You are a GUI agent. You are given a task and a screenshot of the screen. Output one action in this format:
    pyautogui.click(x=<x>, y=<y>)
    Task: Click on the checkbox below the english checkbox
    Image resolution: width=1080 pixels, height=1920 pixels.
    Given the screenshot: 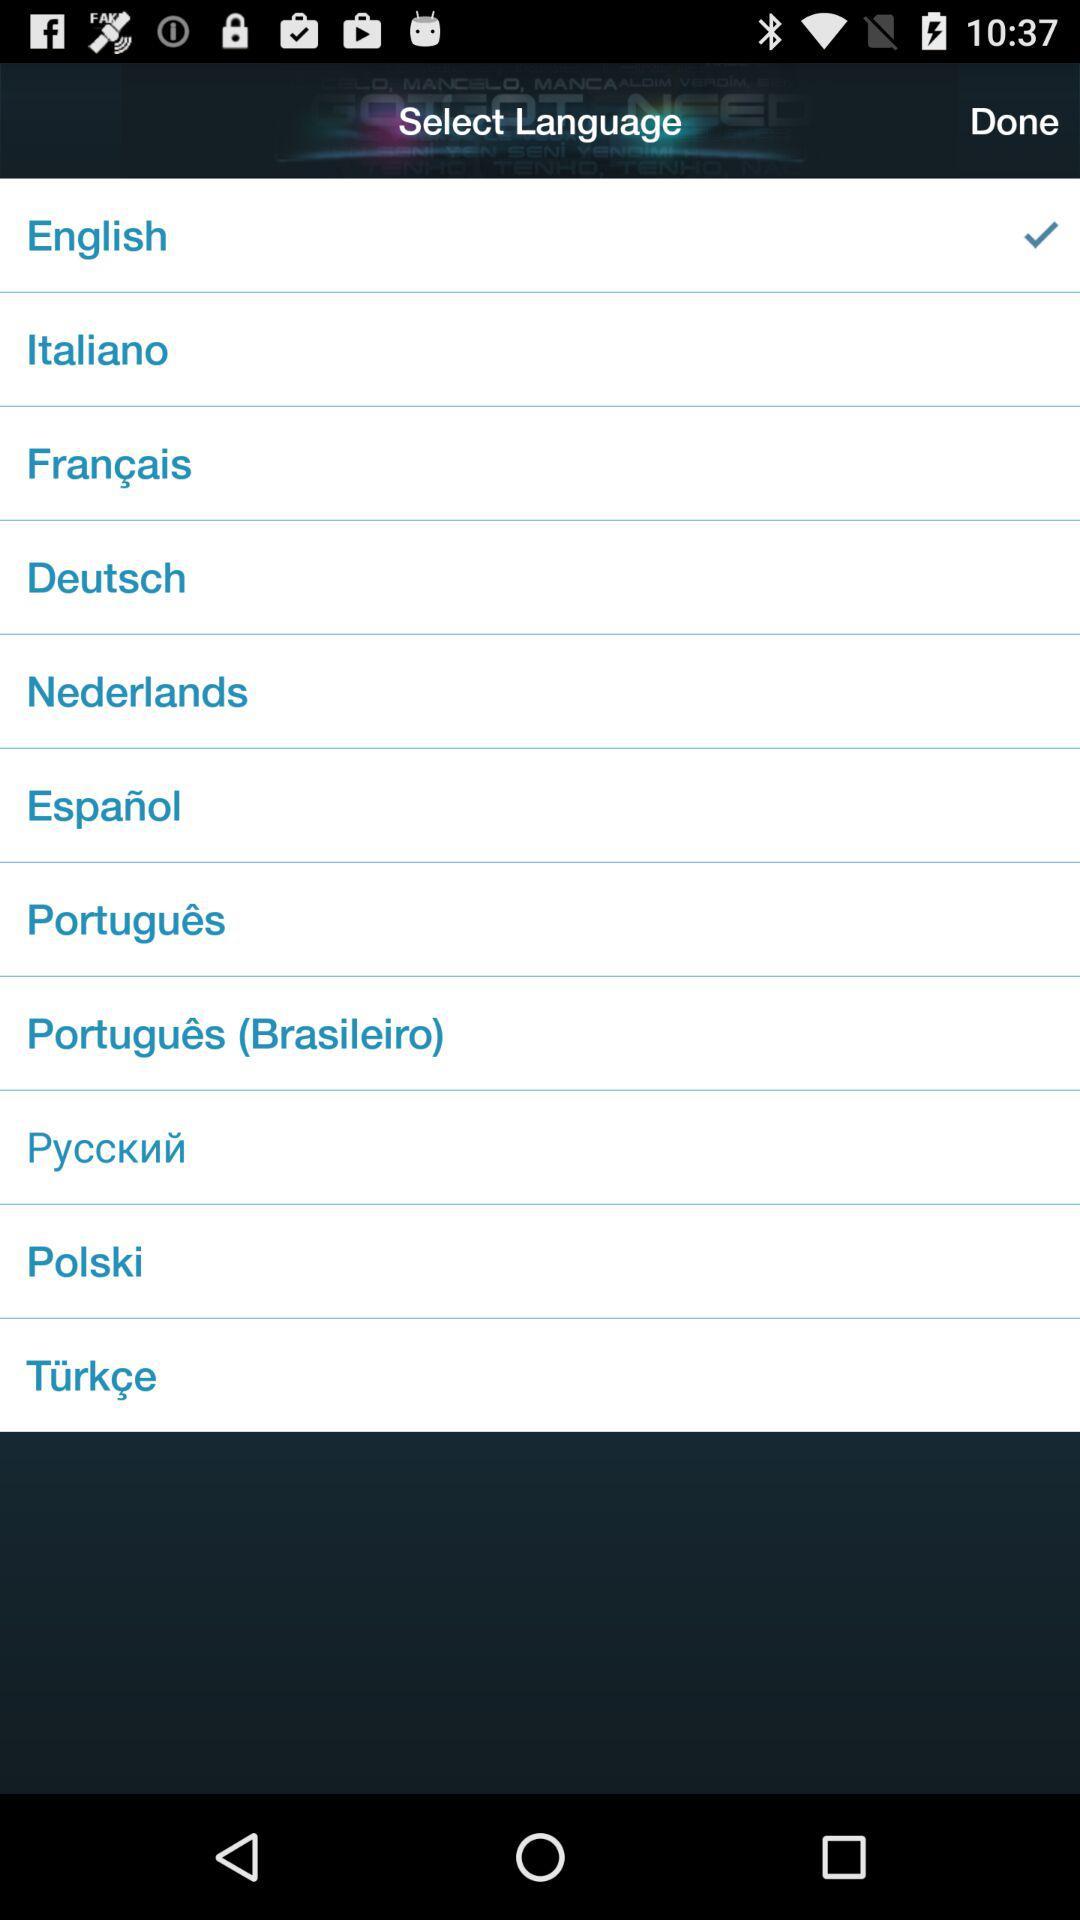 What is the action you would take?
    pyautogui.click(x=540, y=349)
    